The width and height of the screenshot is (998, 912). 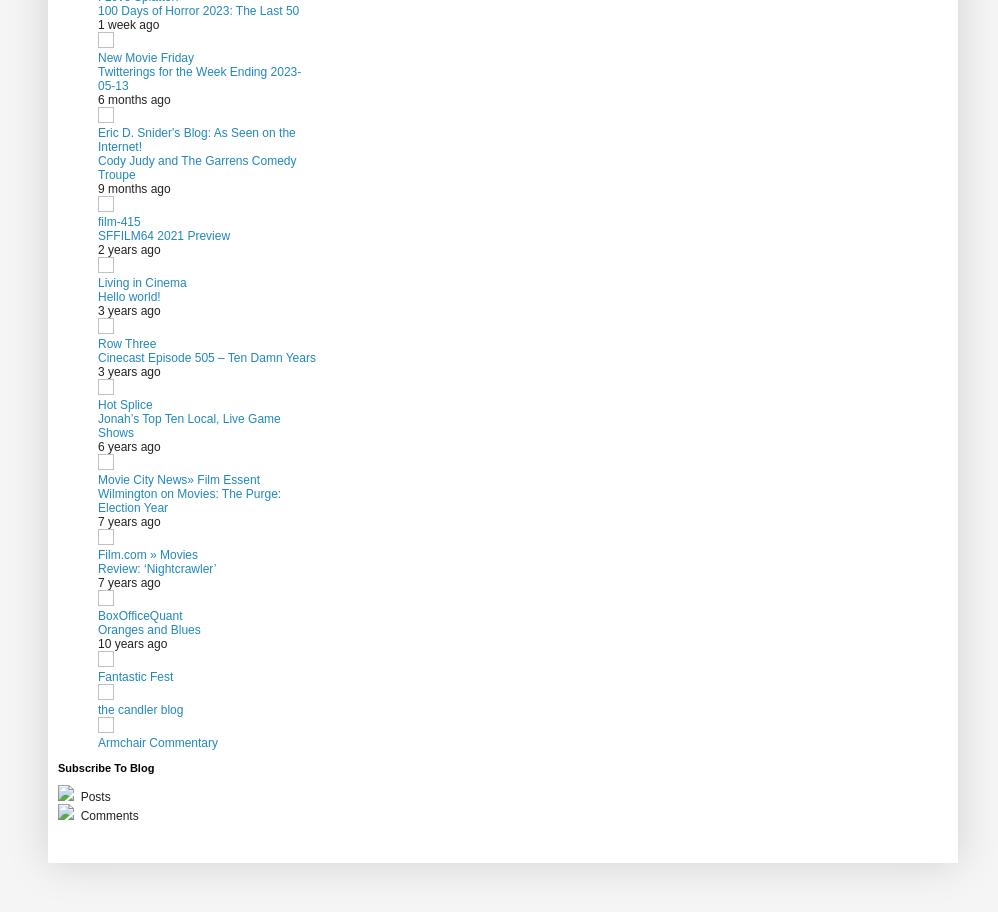 I want to click on 'SFFILM64 2021 Preview', so click(x=162, y=235).